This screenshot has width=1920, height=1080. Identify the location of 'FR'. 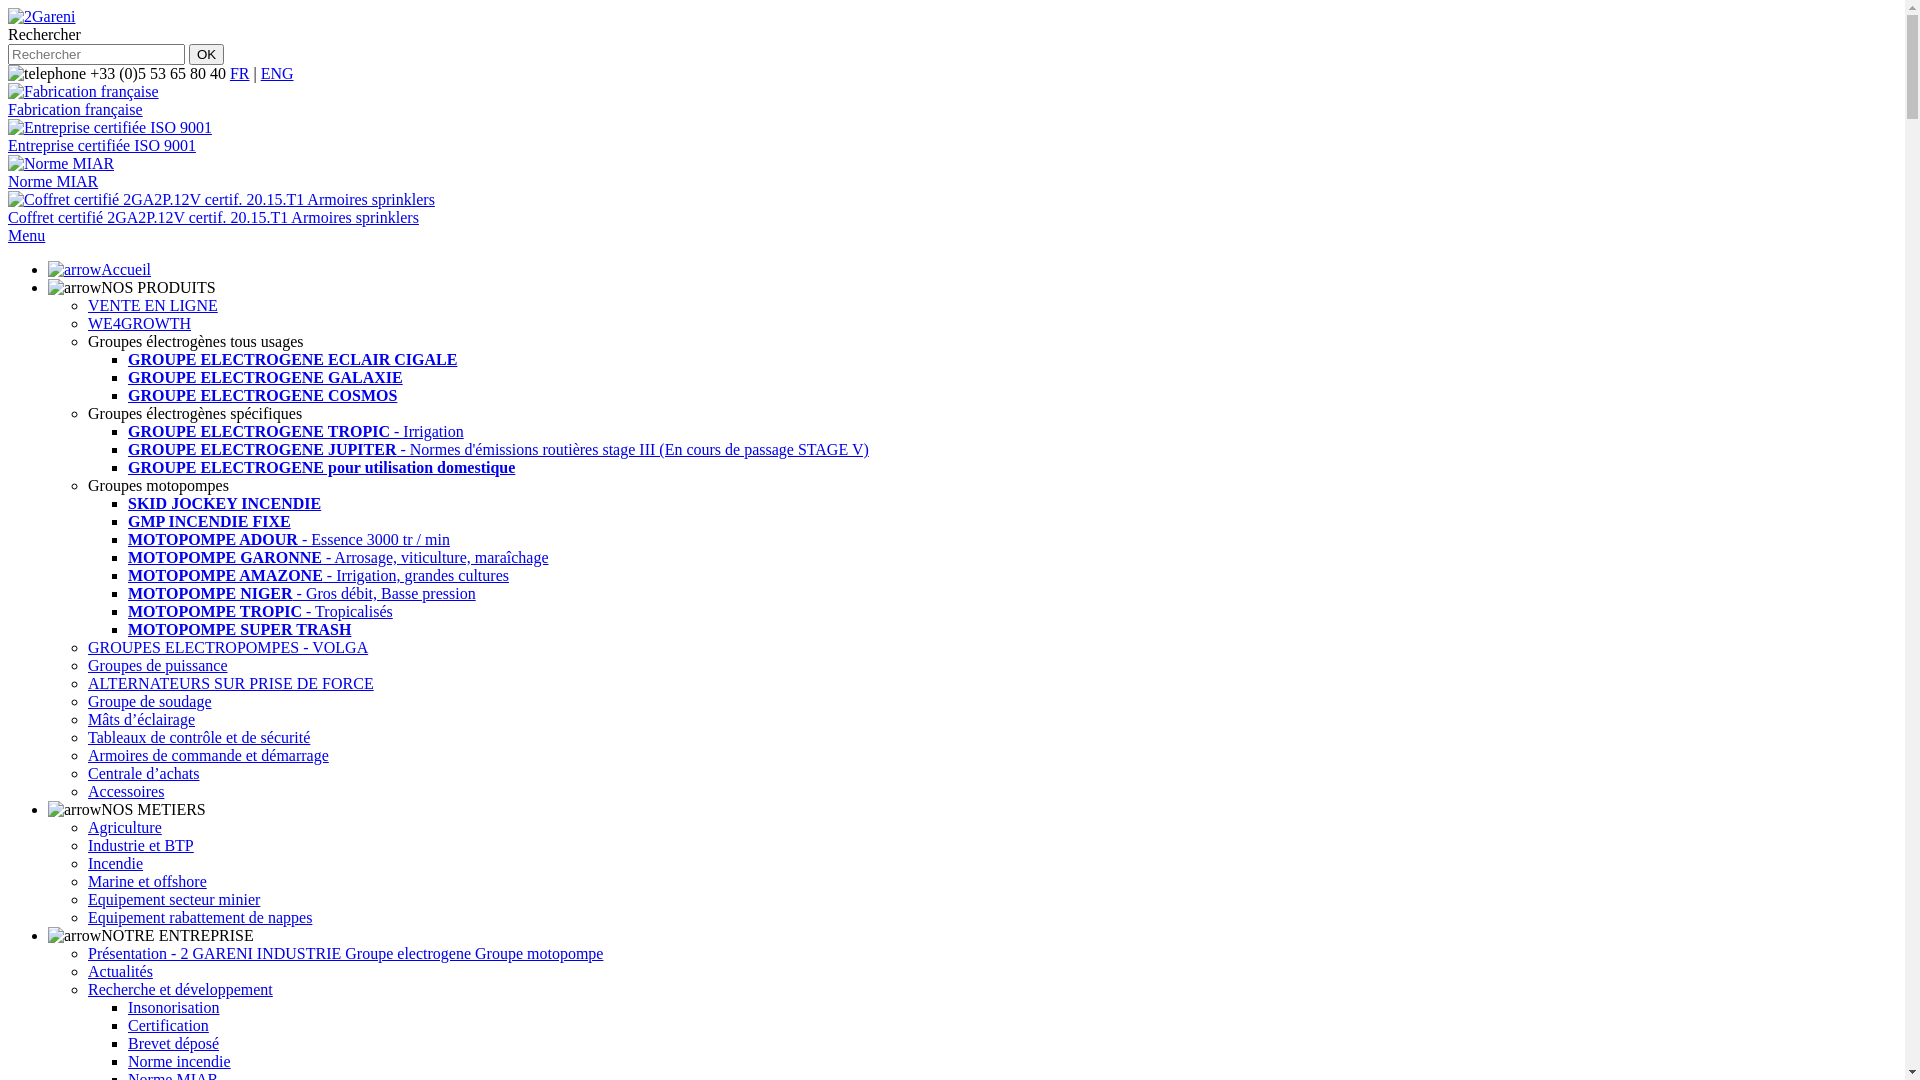
(230, 72).